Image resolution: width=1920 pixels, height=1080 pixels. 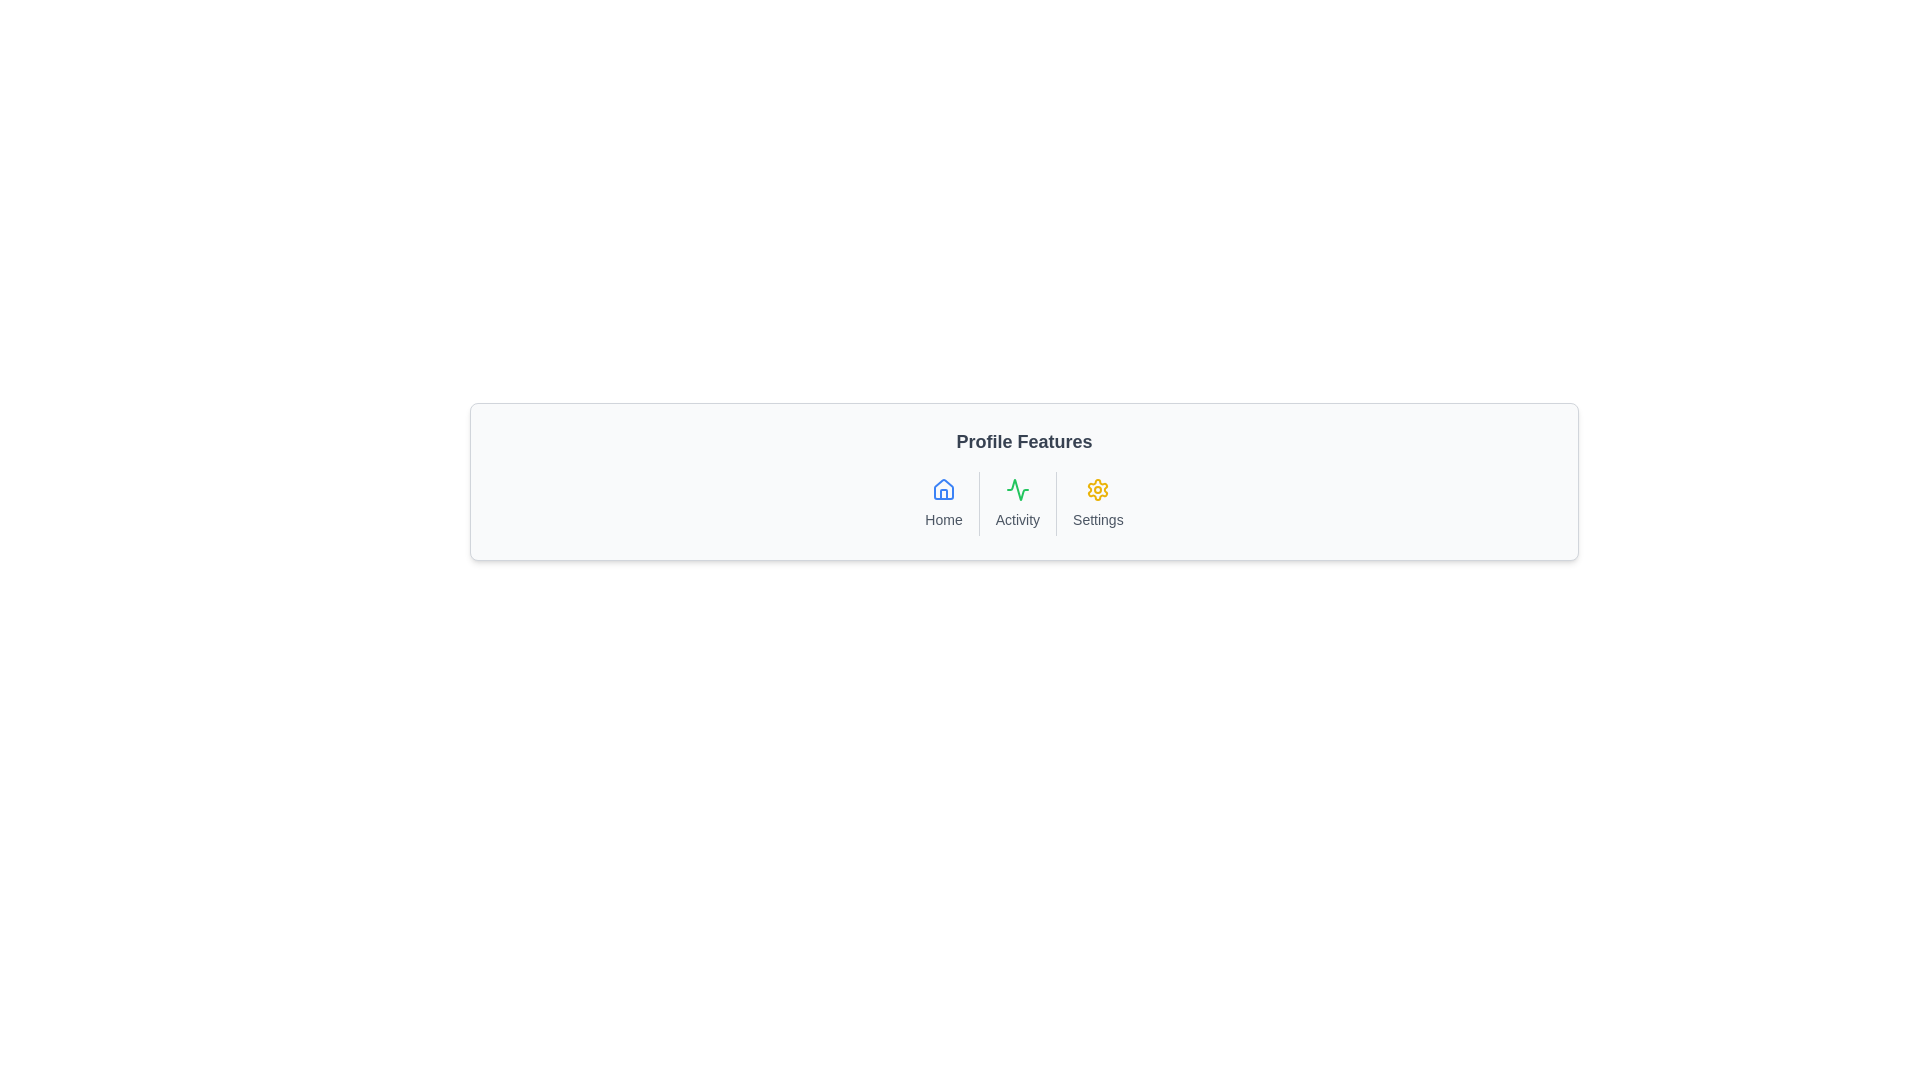 I want to click on the Vertical Divider, which is a gray-bordered vertical line located between the 'Activity' and 'Settings' sections, so click(x=1055, y=503).